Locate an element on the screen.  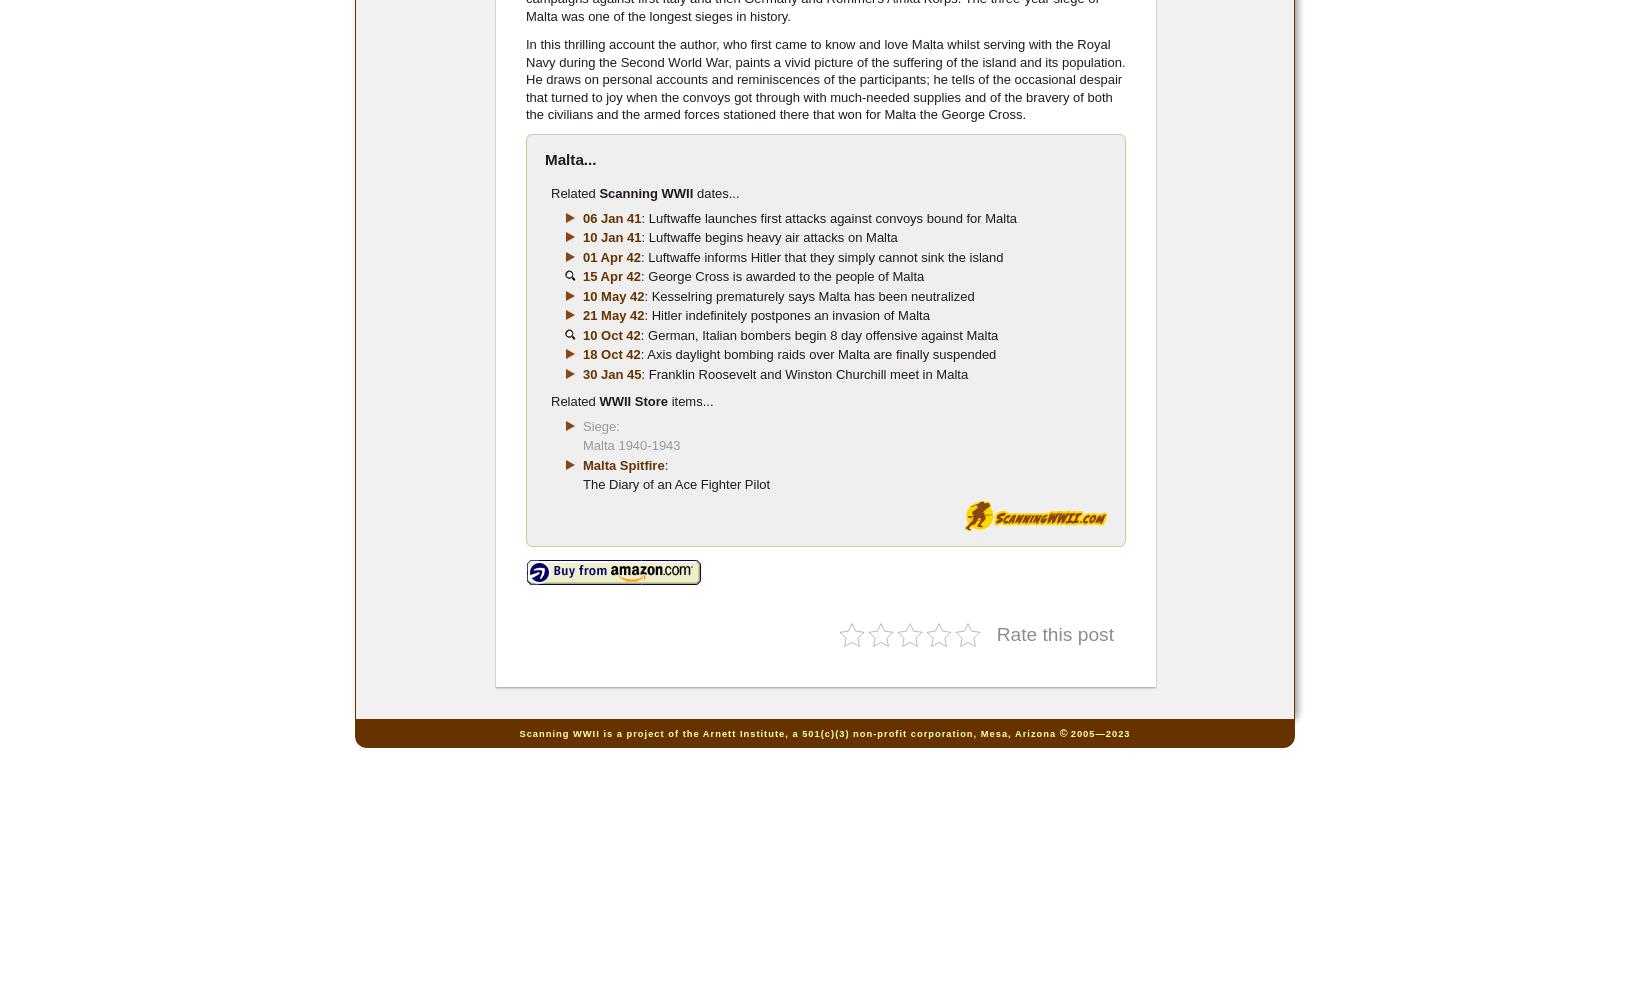
': Axis daylight bombing raids over Malta are finally suspended' is located at coordinates (639, 353).